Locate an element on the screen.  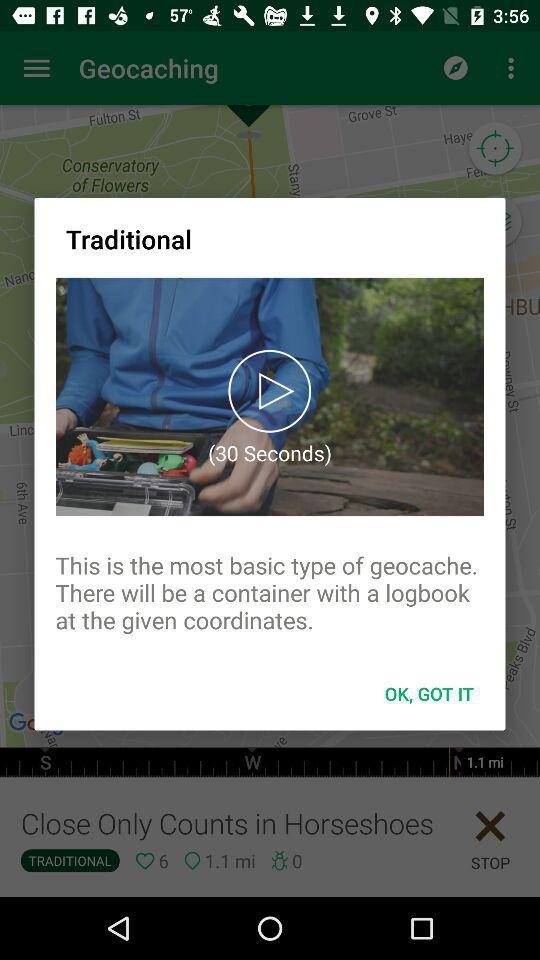
the item at the bottom right corner is located at coordinates (428, 693).